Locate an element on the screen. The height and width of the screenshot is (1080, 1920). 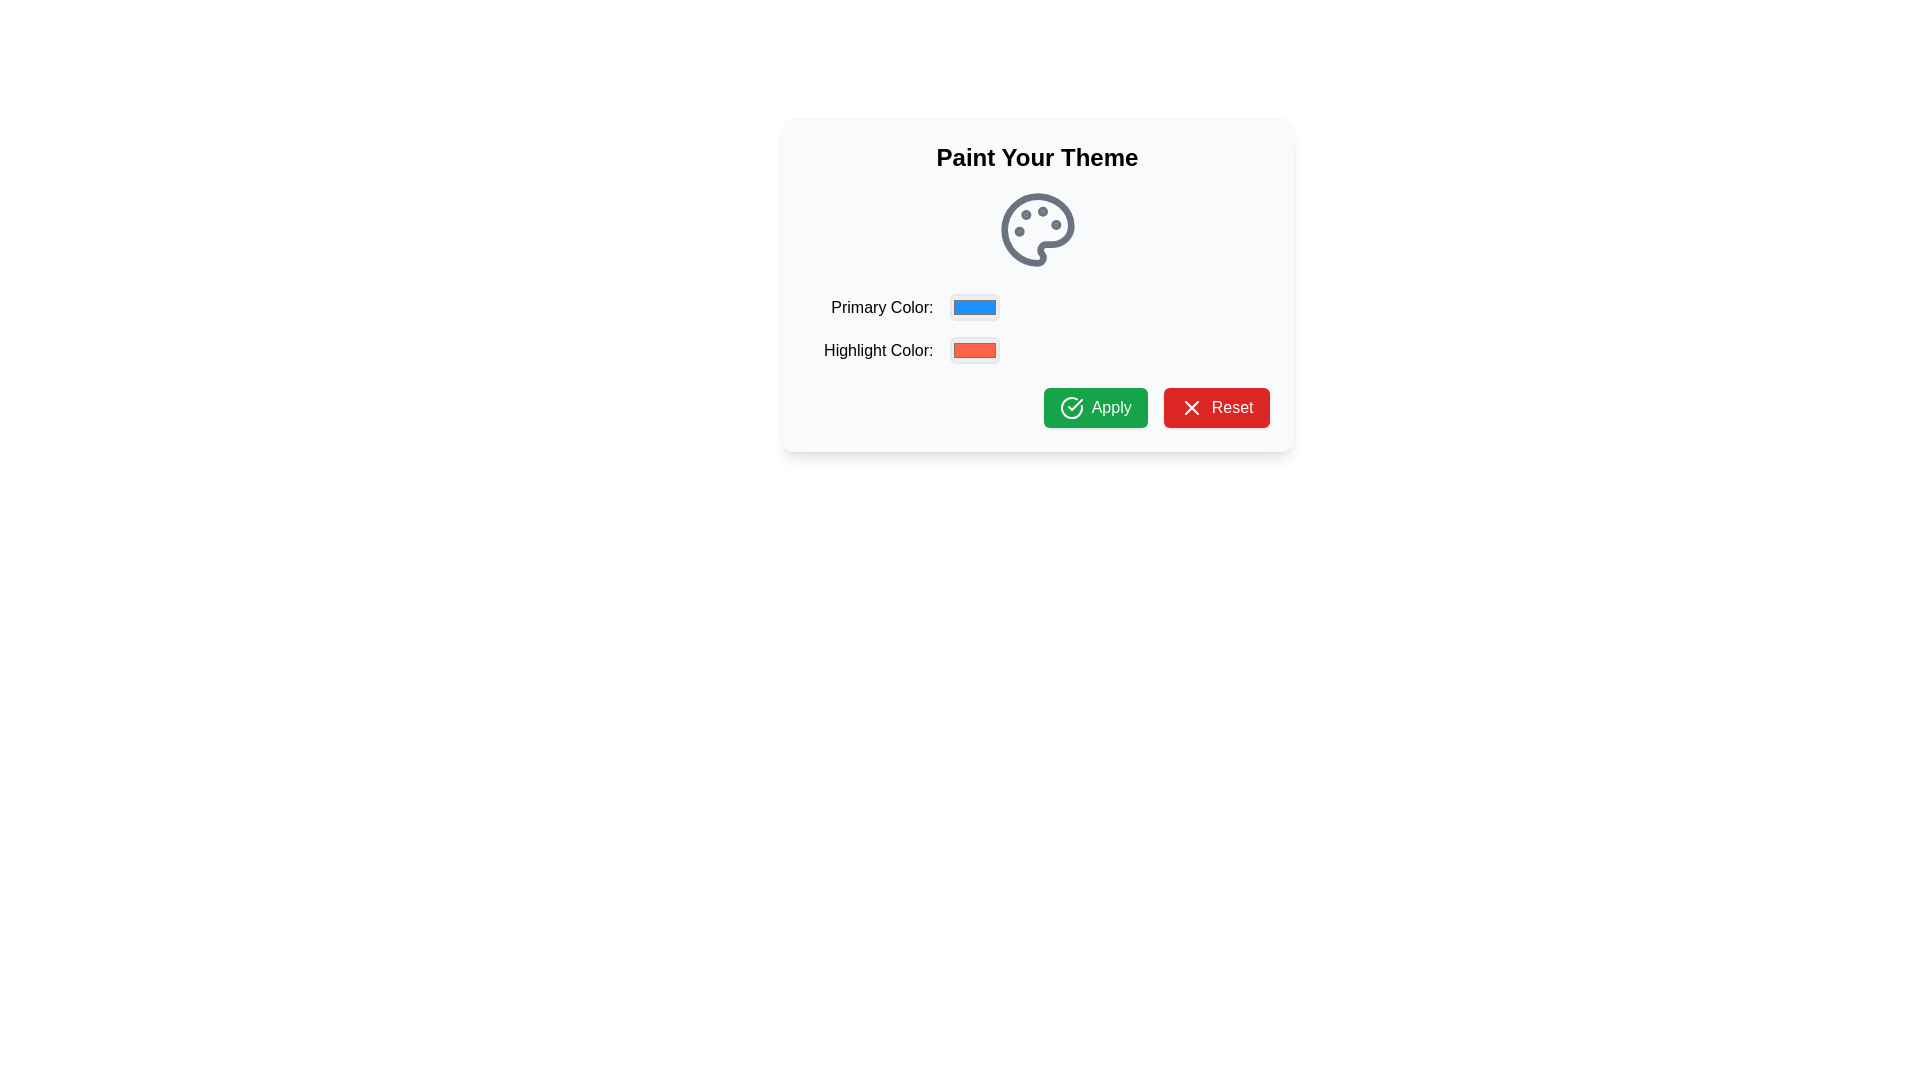
the text label that indicates the highlight color setting, which is located to the left of the color-picker widget in the 'Paint Your Theme' settings card is located at coordinates (869, 349).